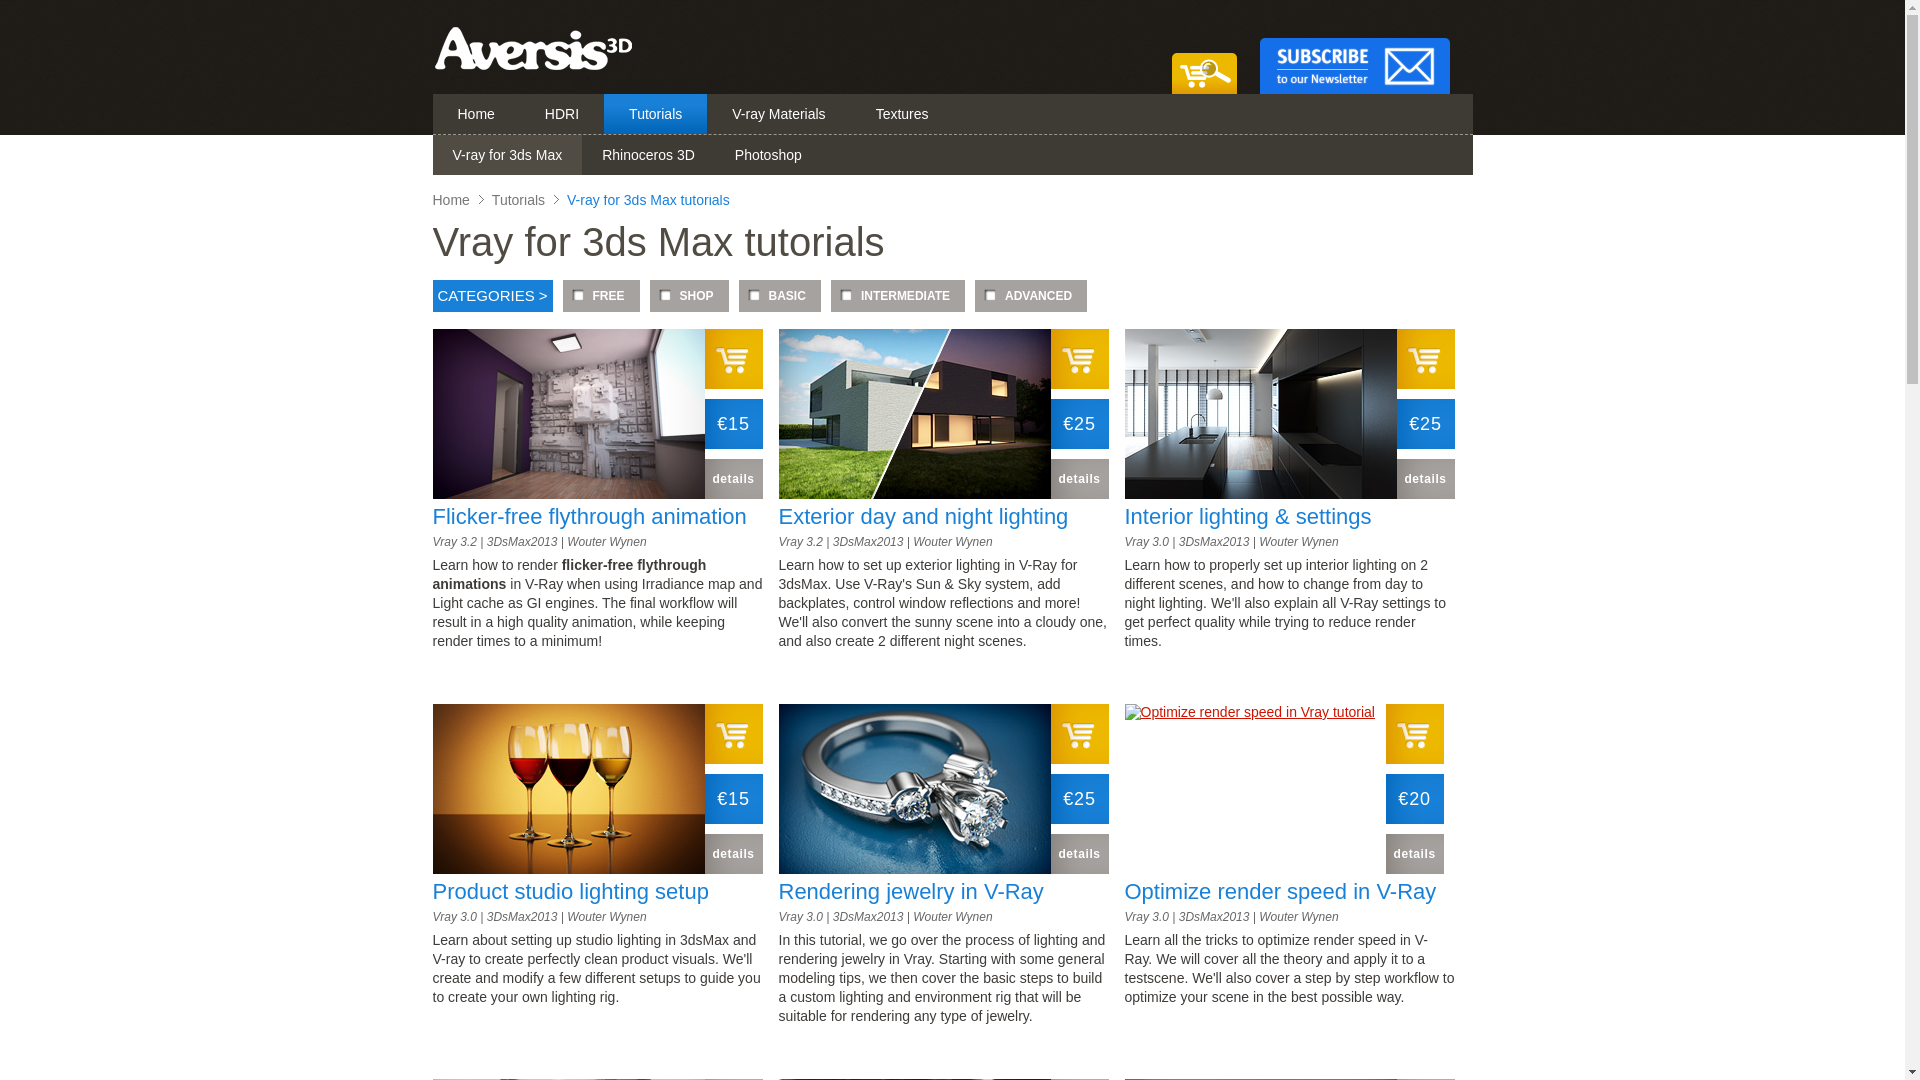 This screenshot has height=1080, width=1920. What do you see at coordinates (507, 153) in the screenshot?
I see `'V-ray for 3ds Max'` at bounding box center [507, 153].